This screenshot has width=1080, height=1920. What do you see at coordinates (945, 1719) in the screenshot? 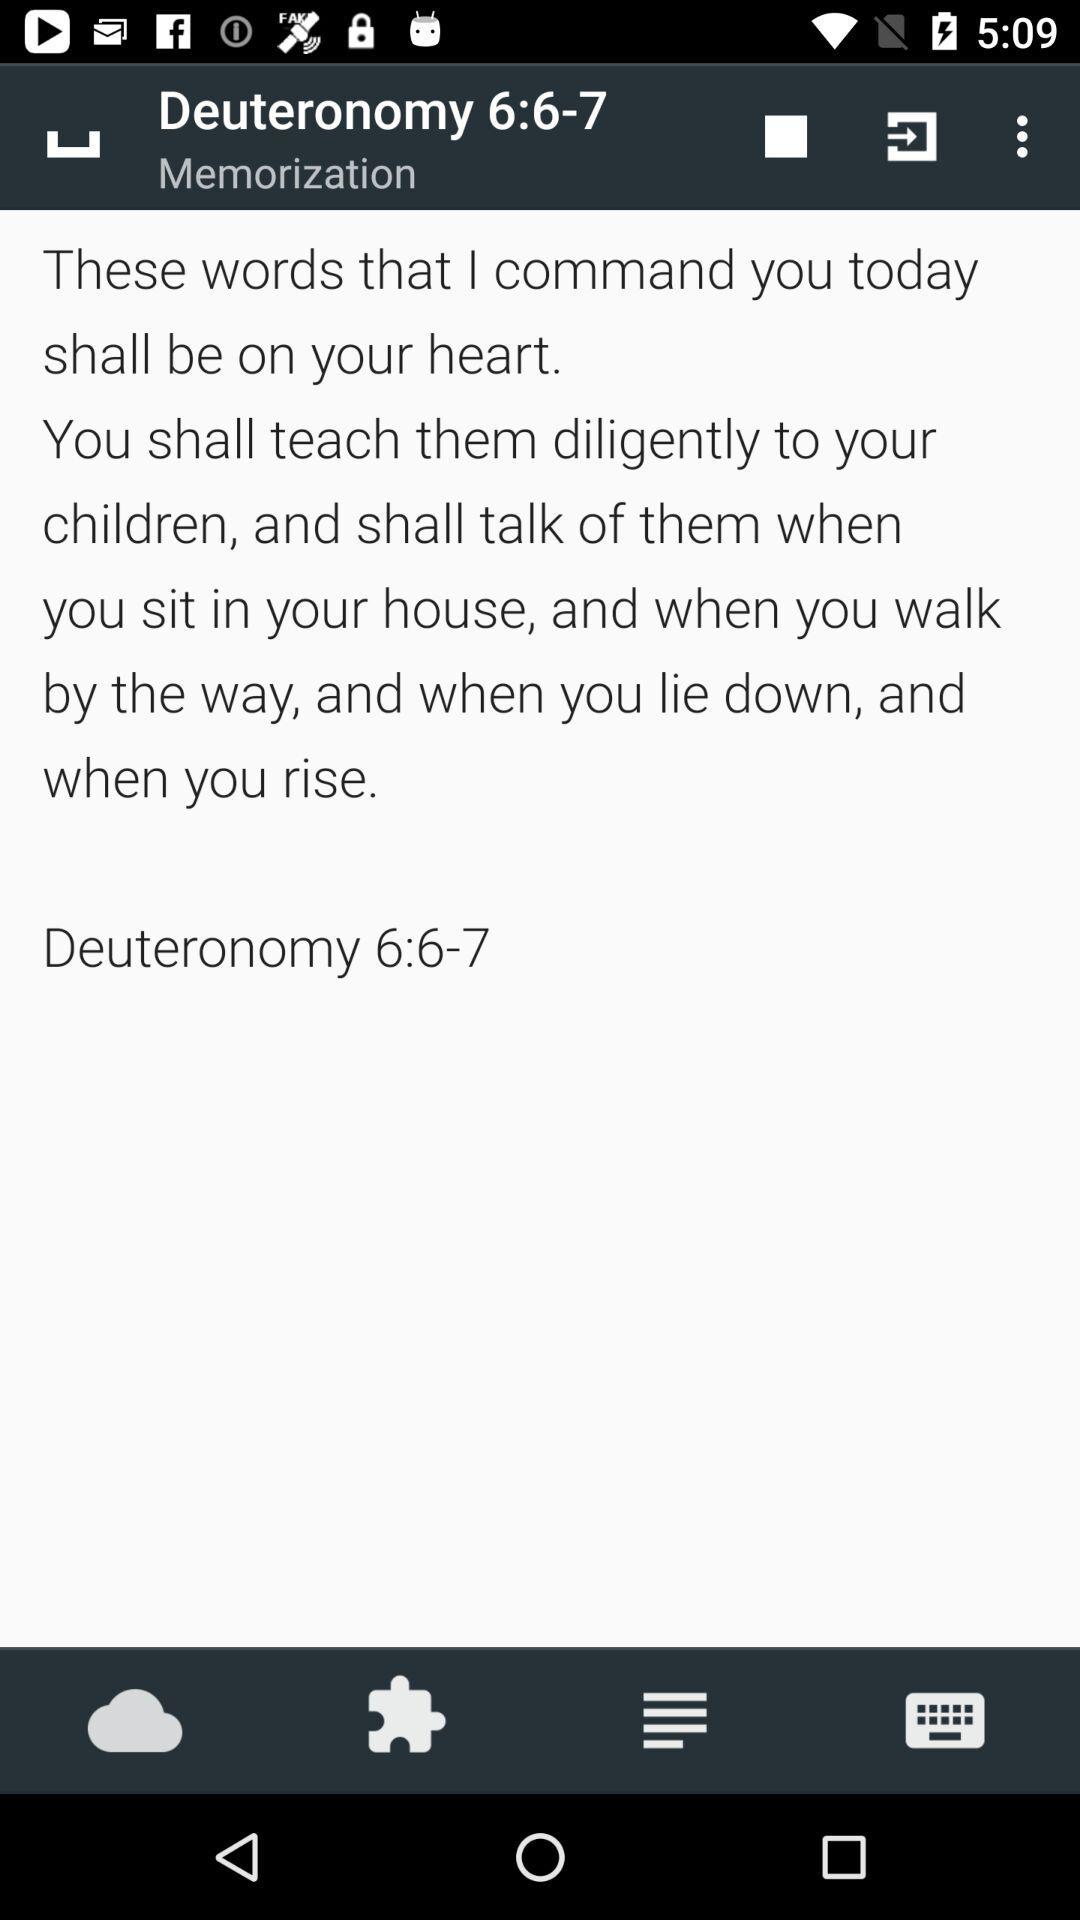
I see `keyboard` at bounding box center [945, 1719].